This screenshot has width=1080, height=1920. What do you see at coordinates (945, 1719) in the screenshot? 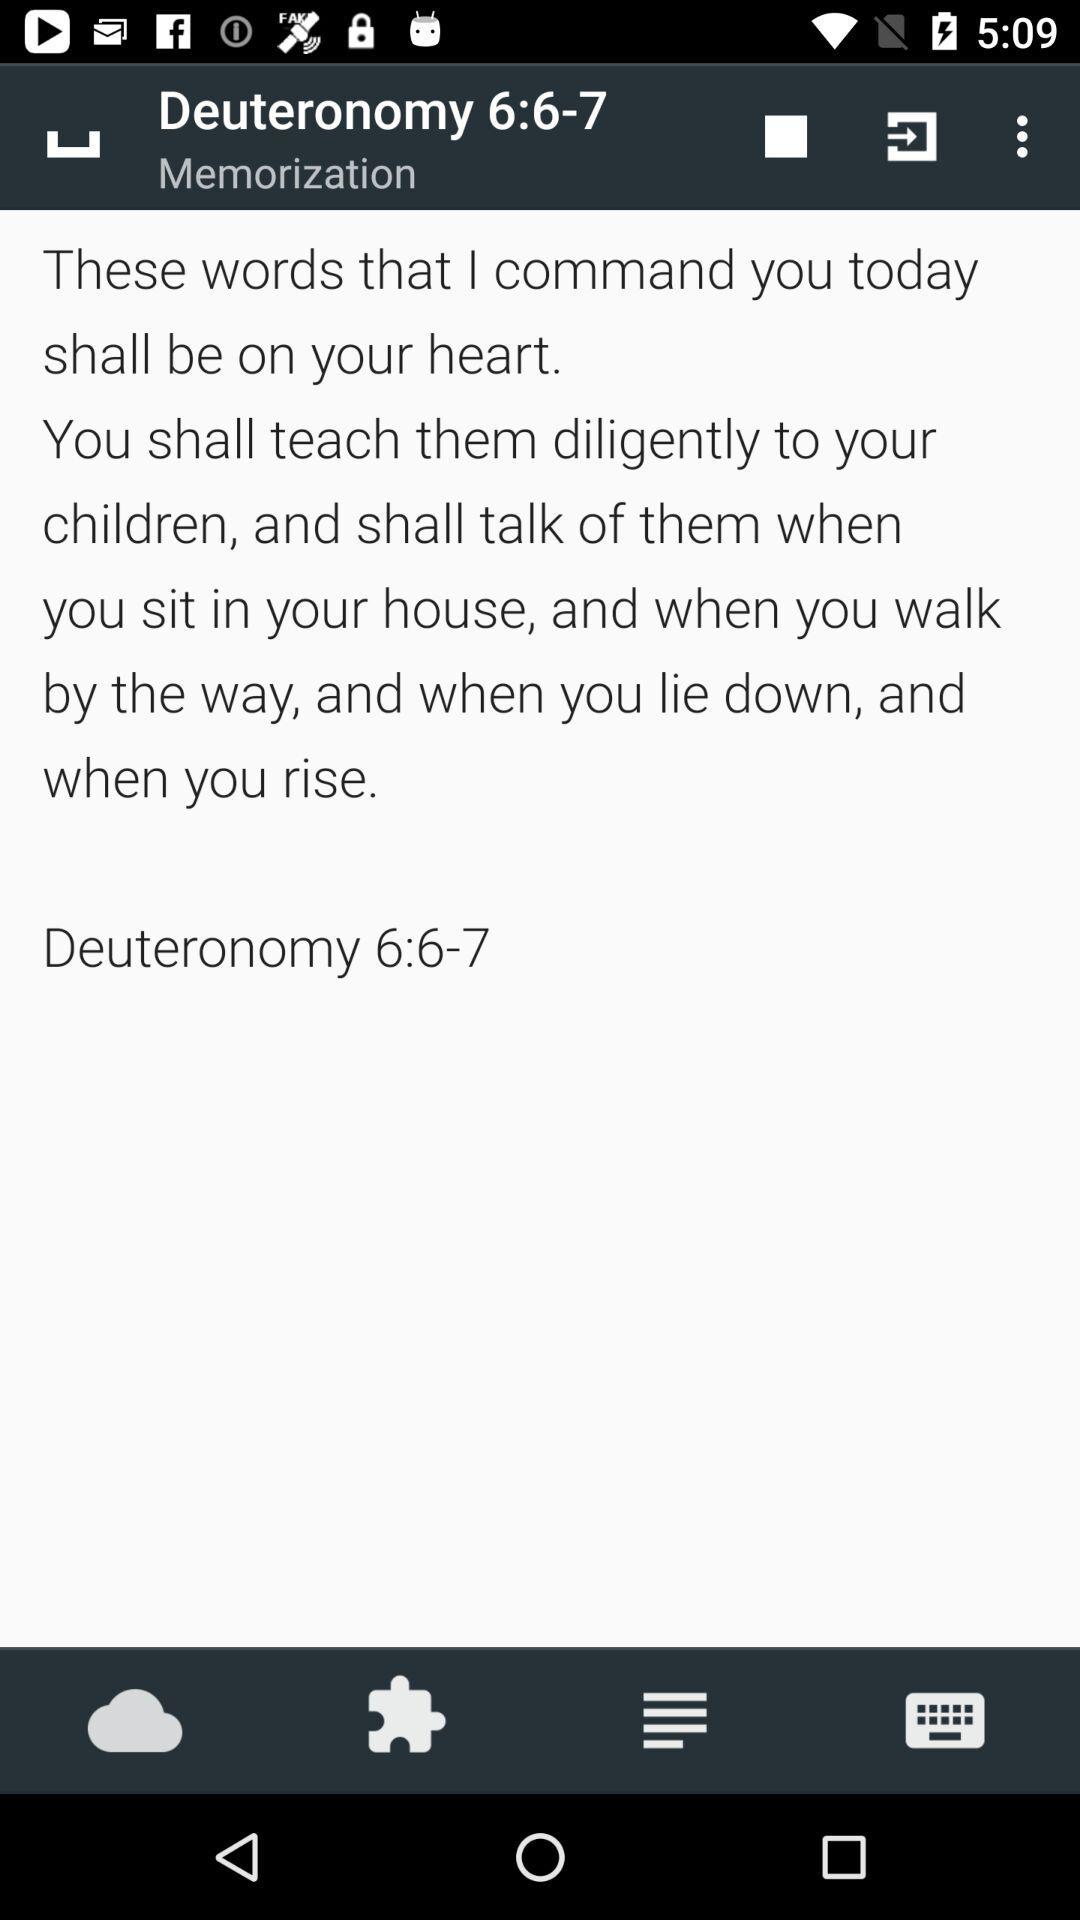
I see `keyboard` at bounding box center [945, 1719].